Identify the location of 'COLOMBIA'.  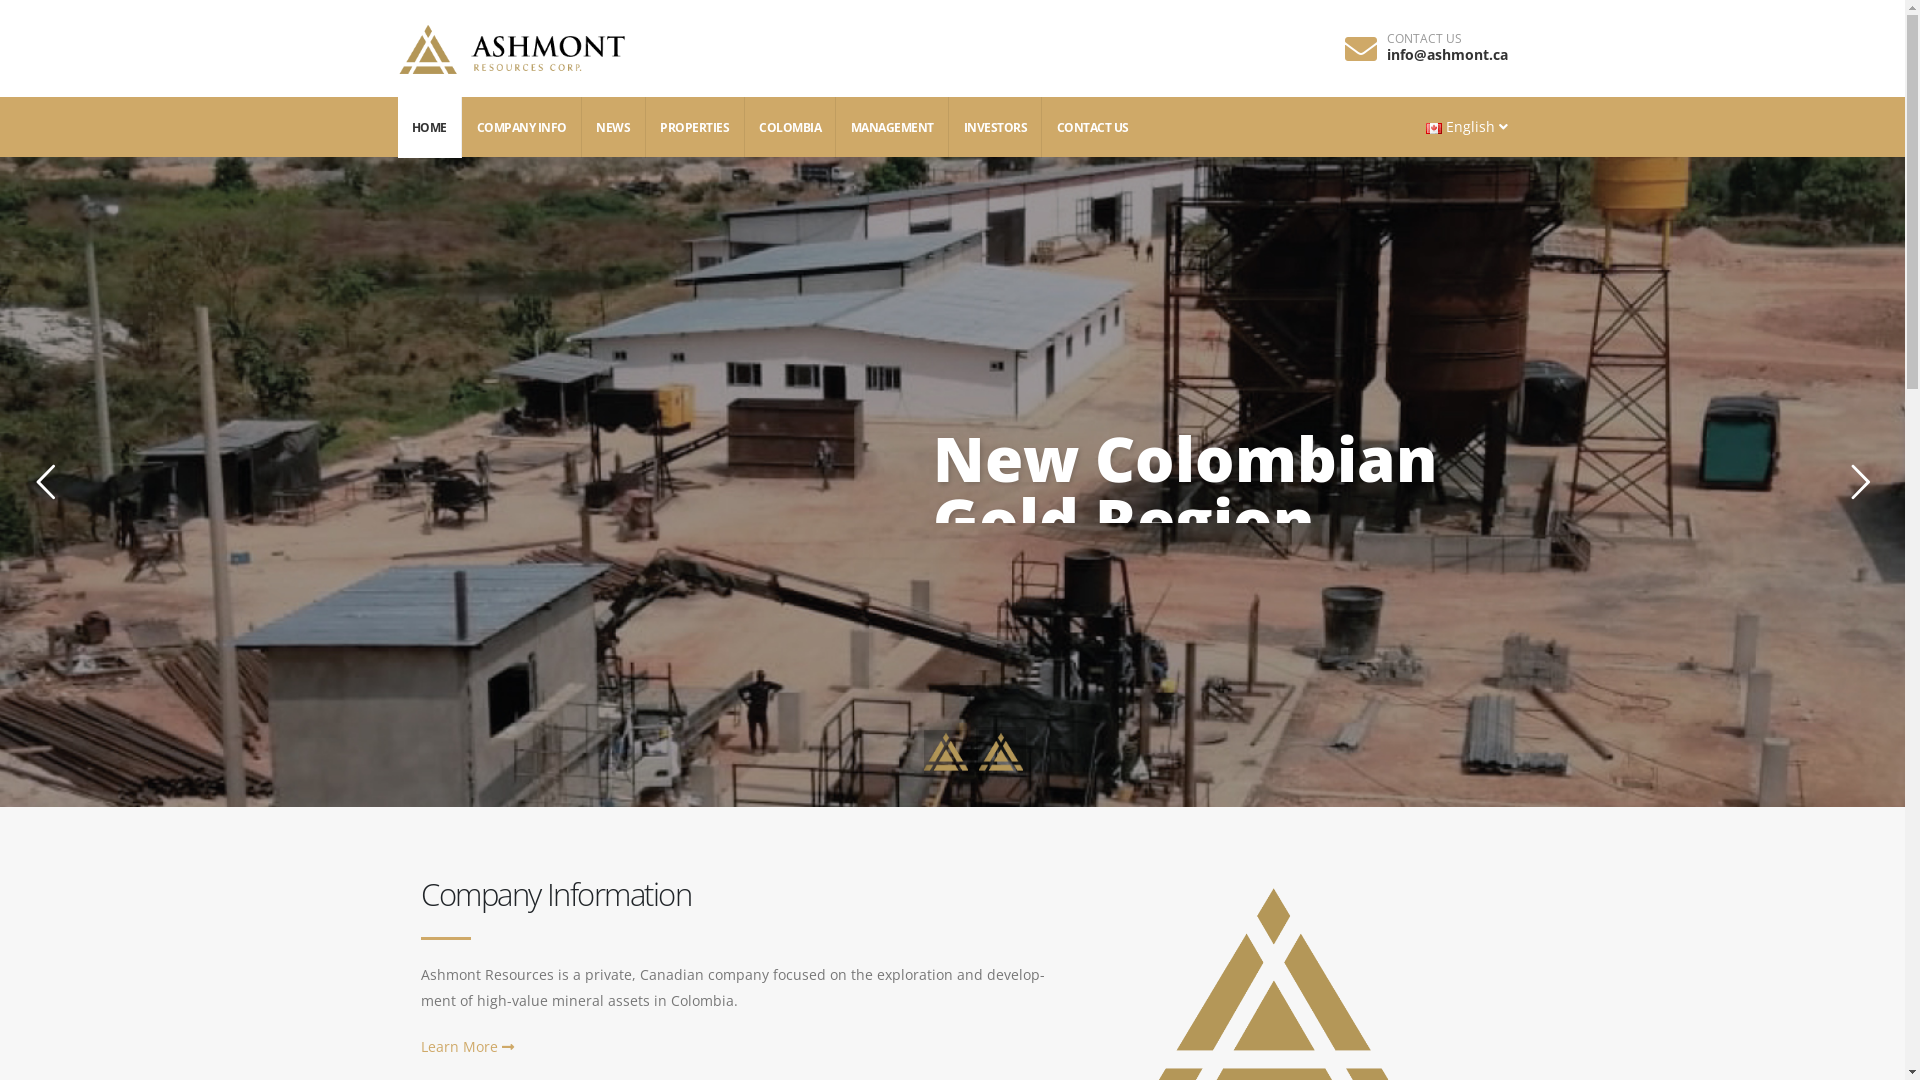
(790, 127).